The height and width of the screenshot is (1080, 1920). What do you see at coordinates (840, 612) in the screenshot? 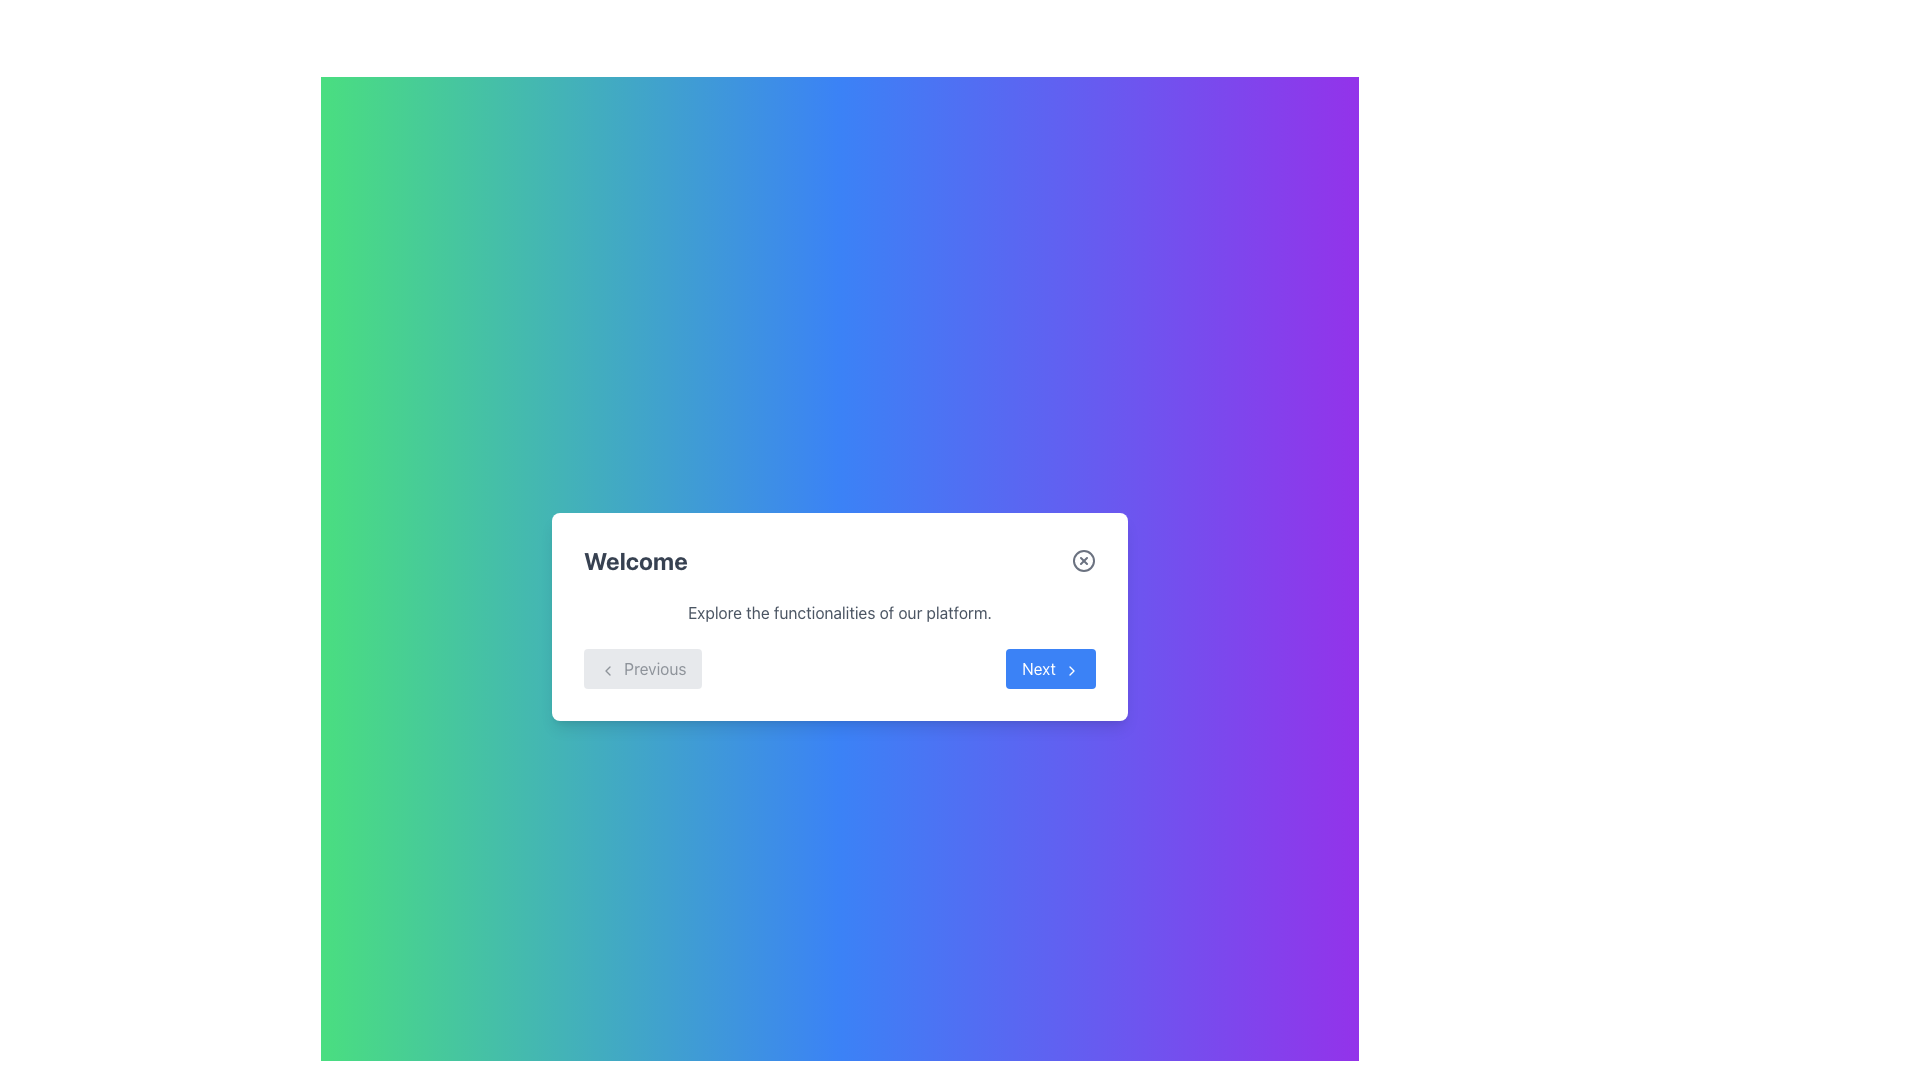
I see `the textual content saying 'Explore the functionalities of our platform.' which is centrally aligned within the modal box, located beneath the title 'Welcome'` at bounding box center [840, 612].